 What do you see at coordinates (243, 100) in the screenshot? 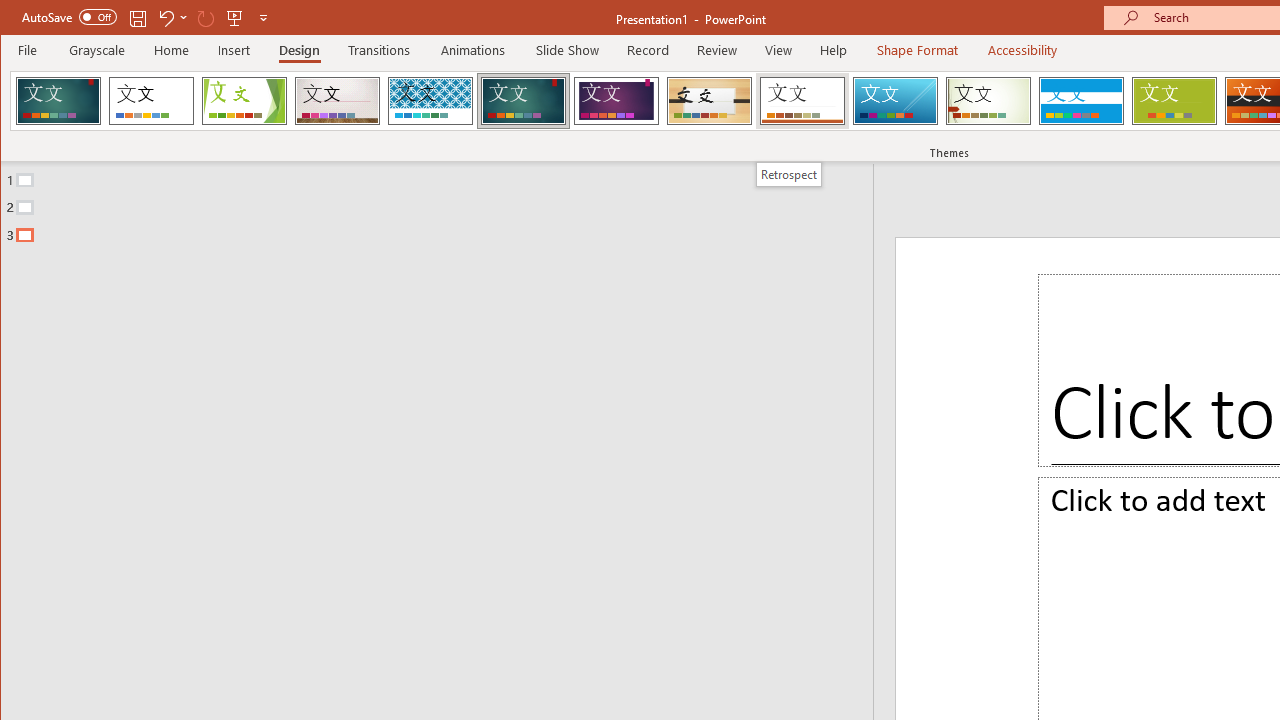
I see `'Facet'` at bounding box center [243, 100].